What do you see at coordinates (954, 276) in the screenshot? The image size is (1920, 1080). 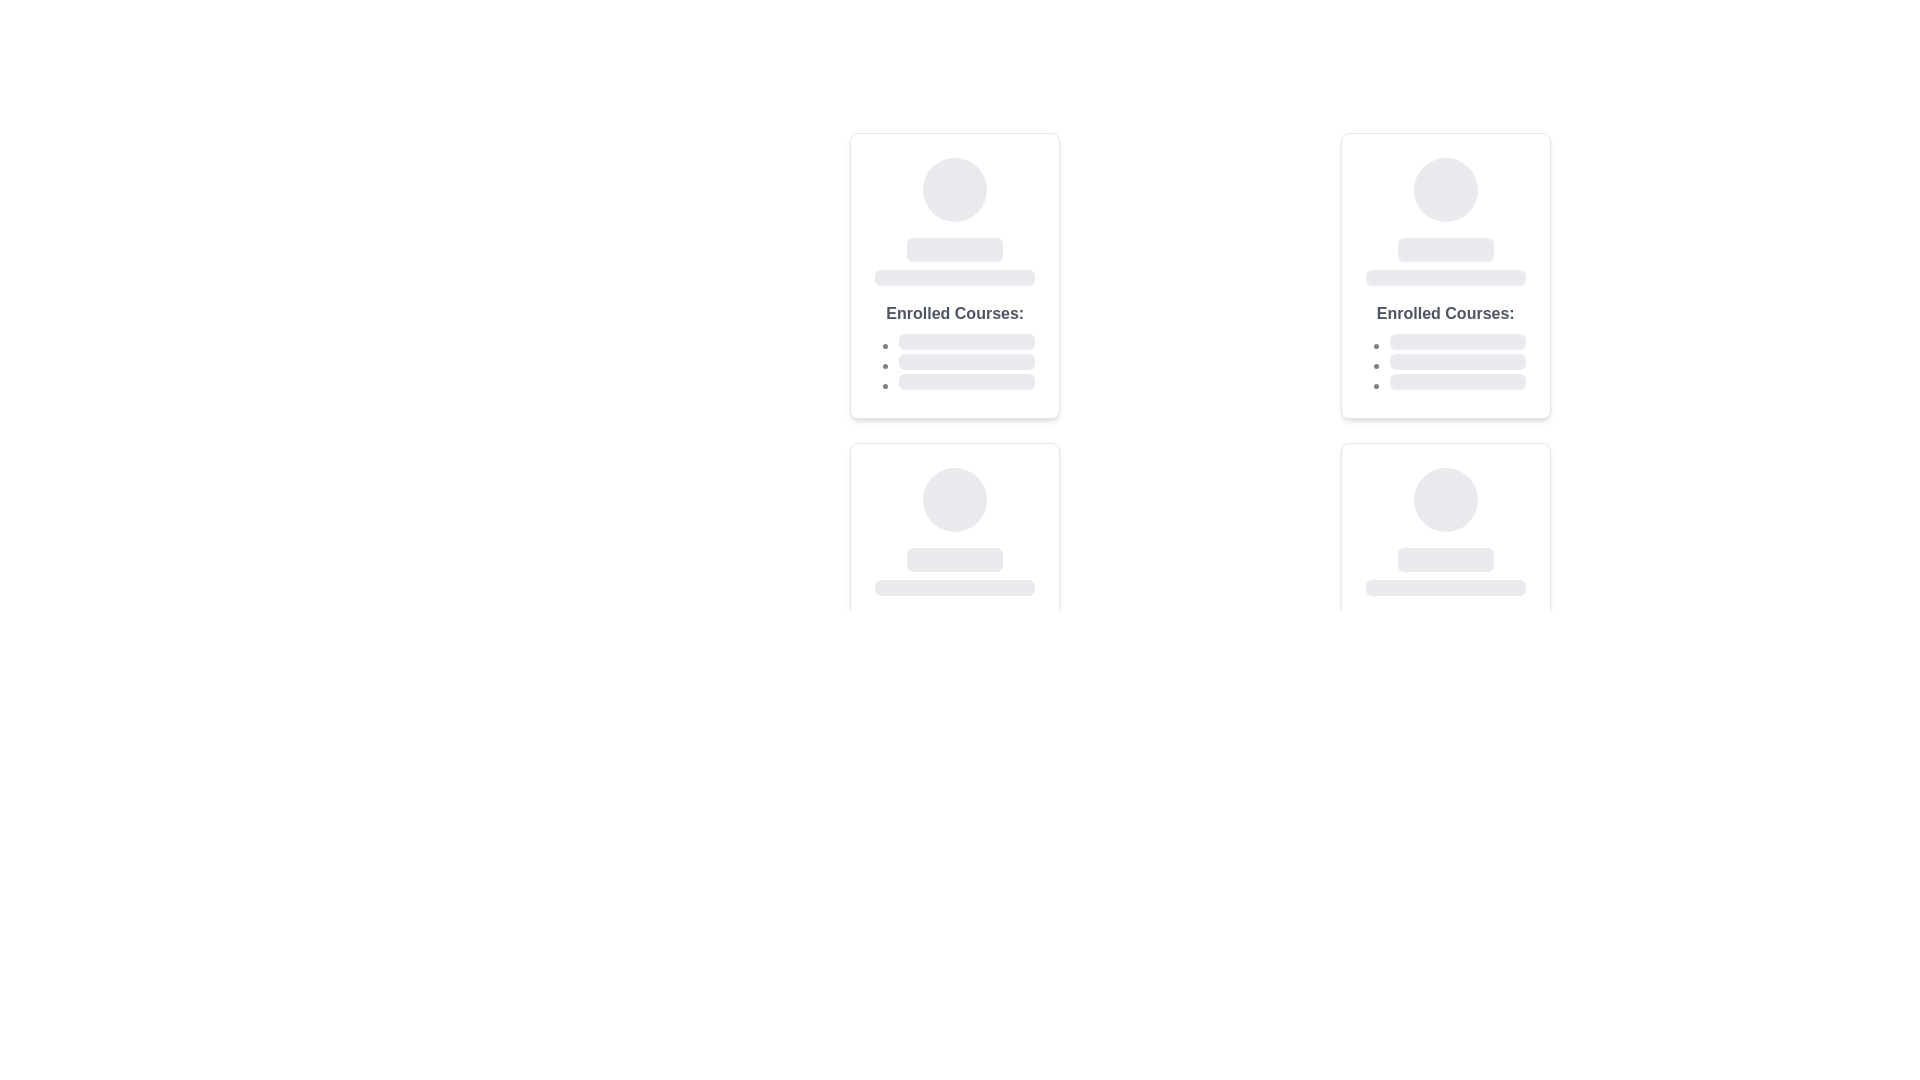 I see `the content of the descriptive card displaying information about enrolled courses located at the top-left position of the grid layout` at bounding box center [954, 276].